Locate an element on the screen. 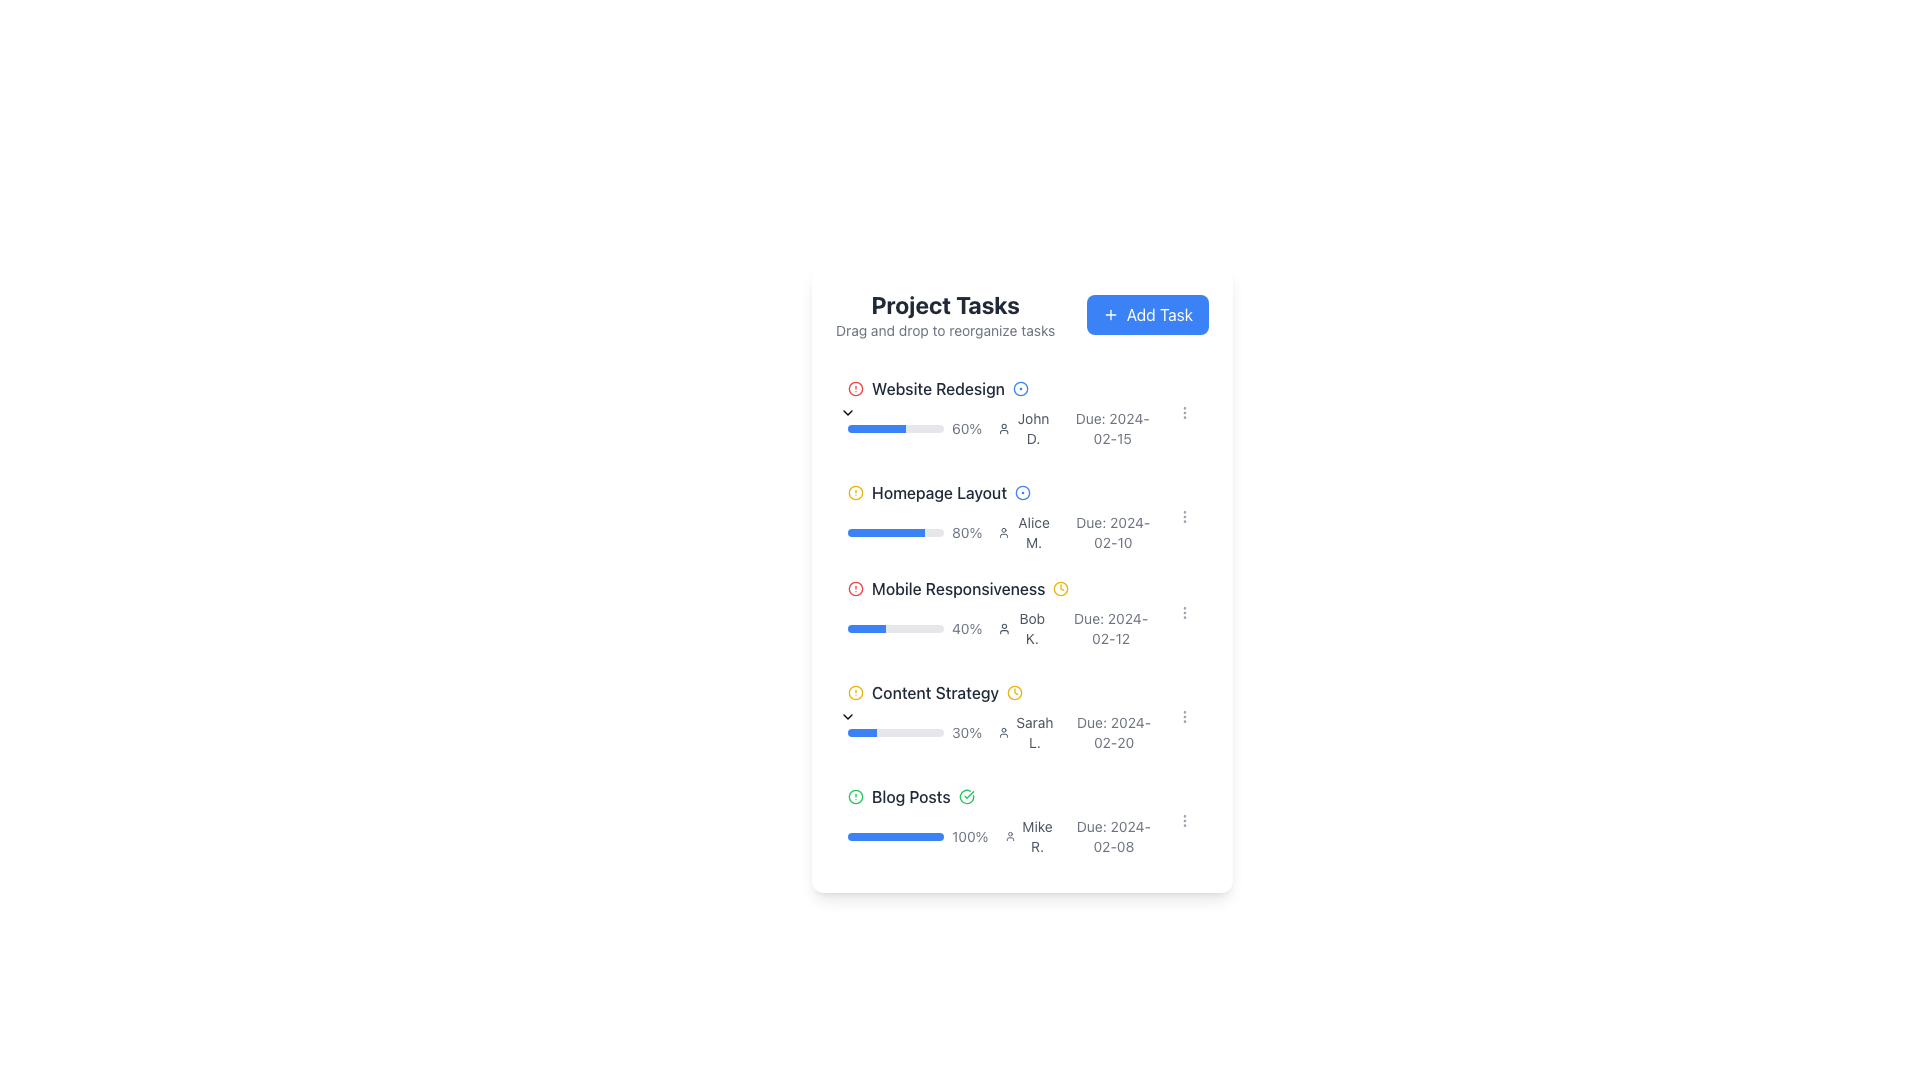 This screenshot has height=1080, width=1920. the draggable handle icon consisting of nine small circles arranged in a 3x3 grid layout, located within the leftmost part of the 'Mobile Responsiveness' task list row is located at coordinates (824, 612).